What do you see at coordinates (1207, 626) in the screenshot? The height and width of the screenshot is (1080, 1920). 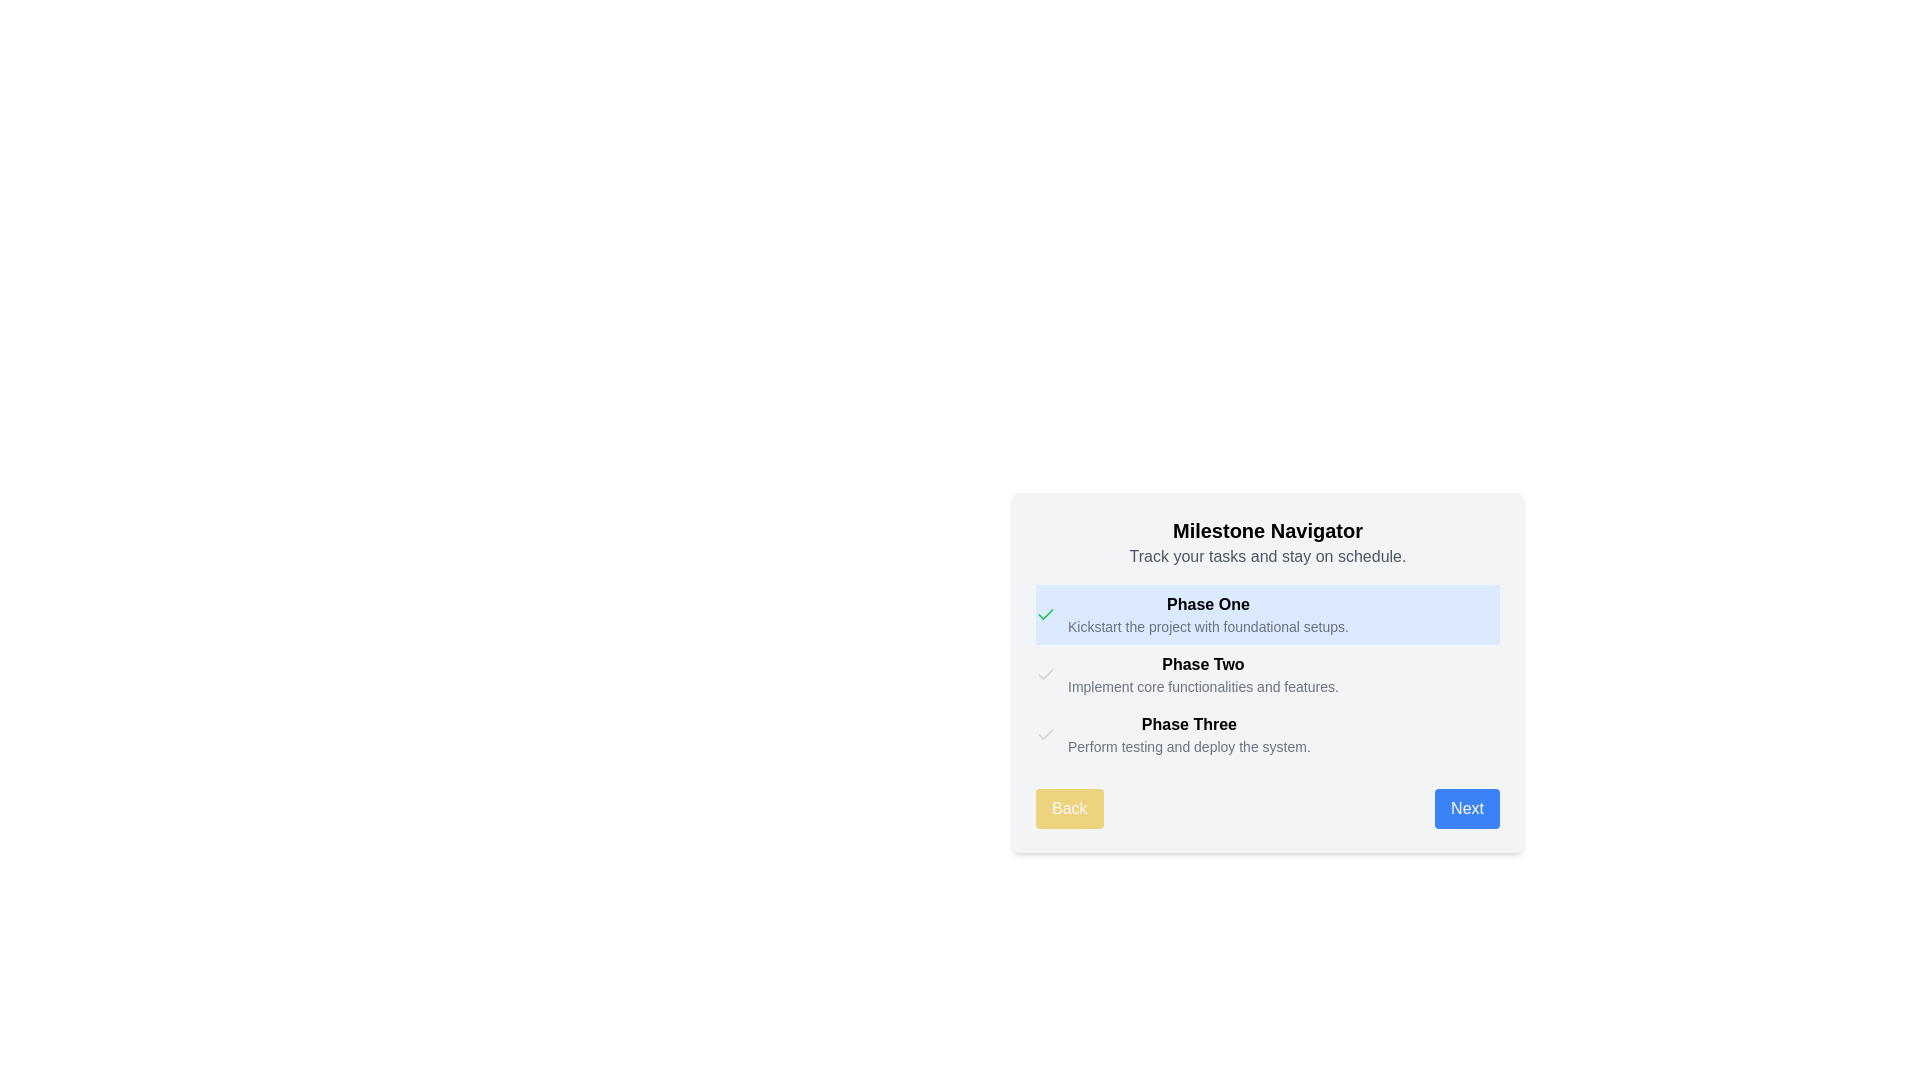 I see `the text block styled in gray font that reads 'Kickstart the project with foundational setups.' located below the heading 'Phase One' in the milestone navigation card` at bounding box center [1207, 626].